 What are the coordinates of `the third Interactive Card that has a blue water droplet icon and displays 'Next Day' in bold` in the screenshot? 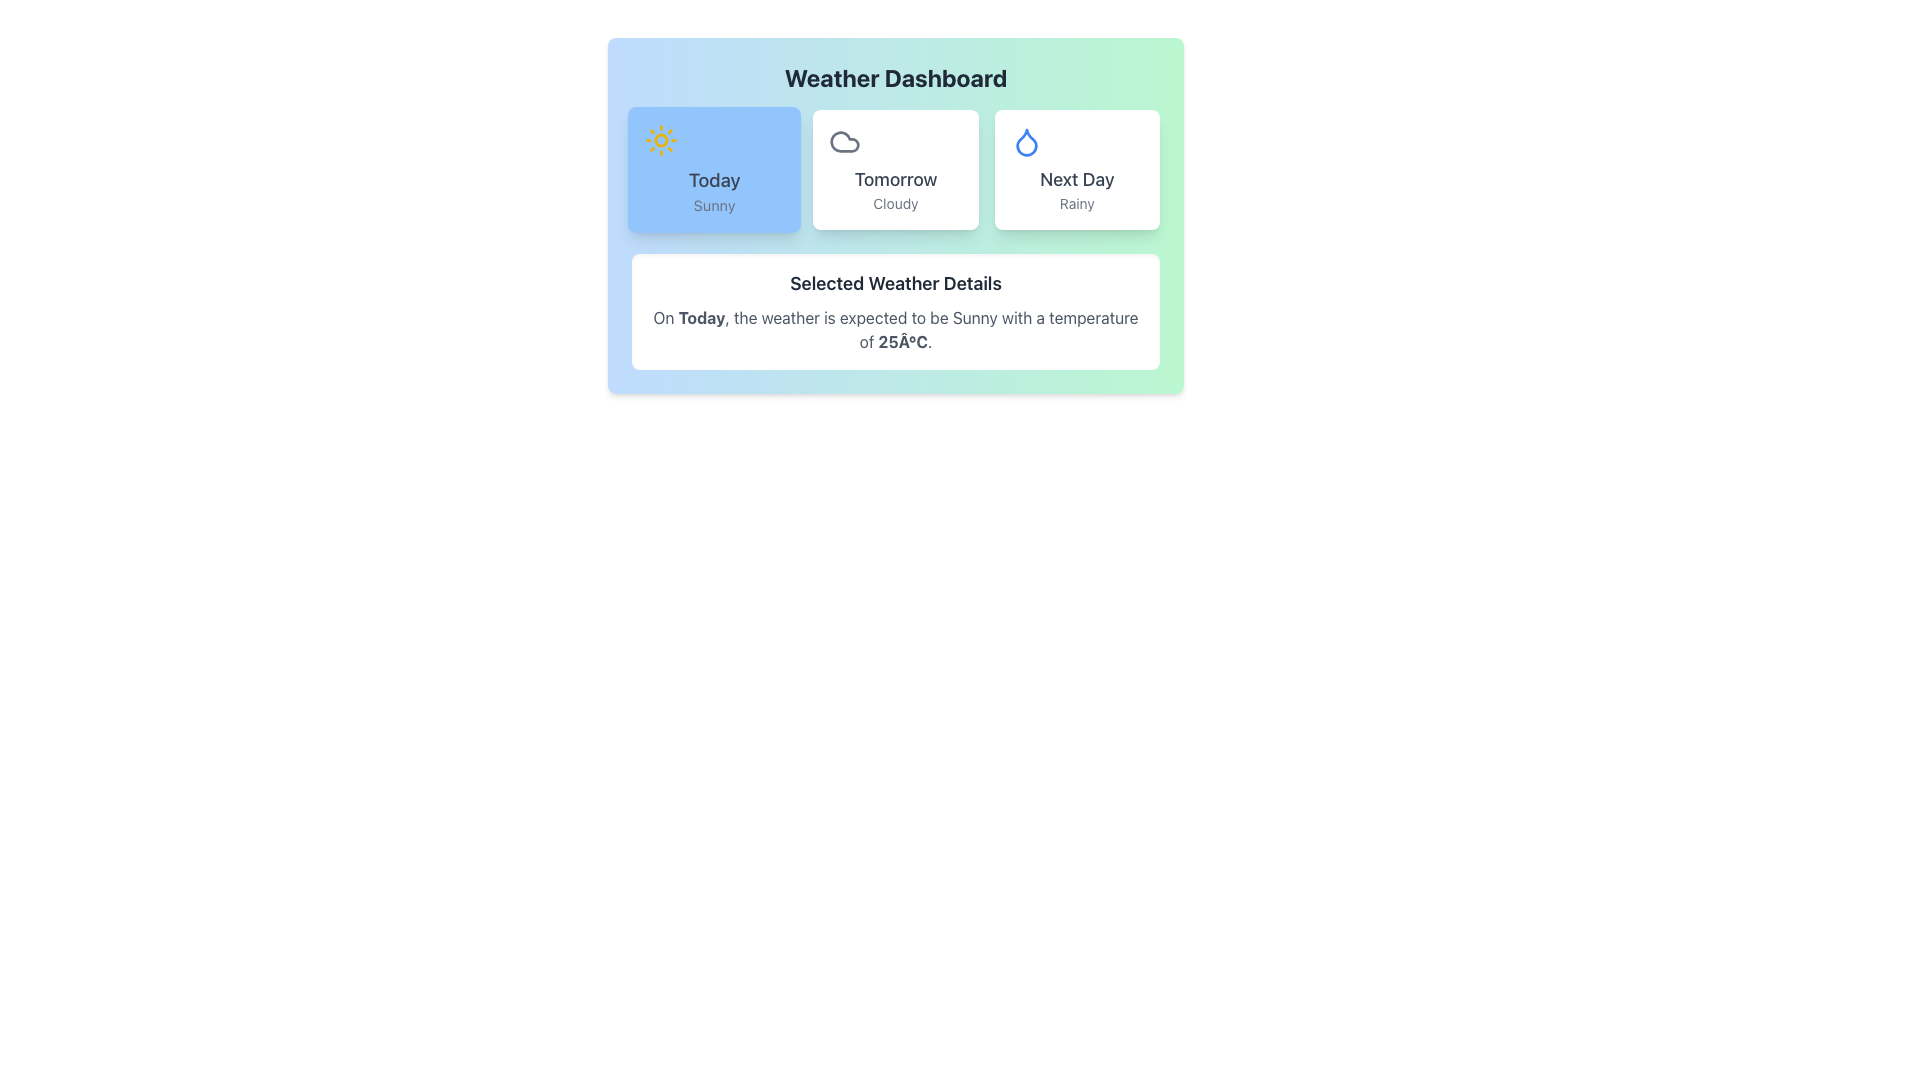 It's located at (1076, 168).